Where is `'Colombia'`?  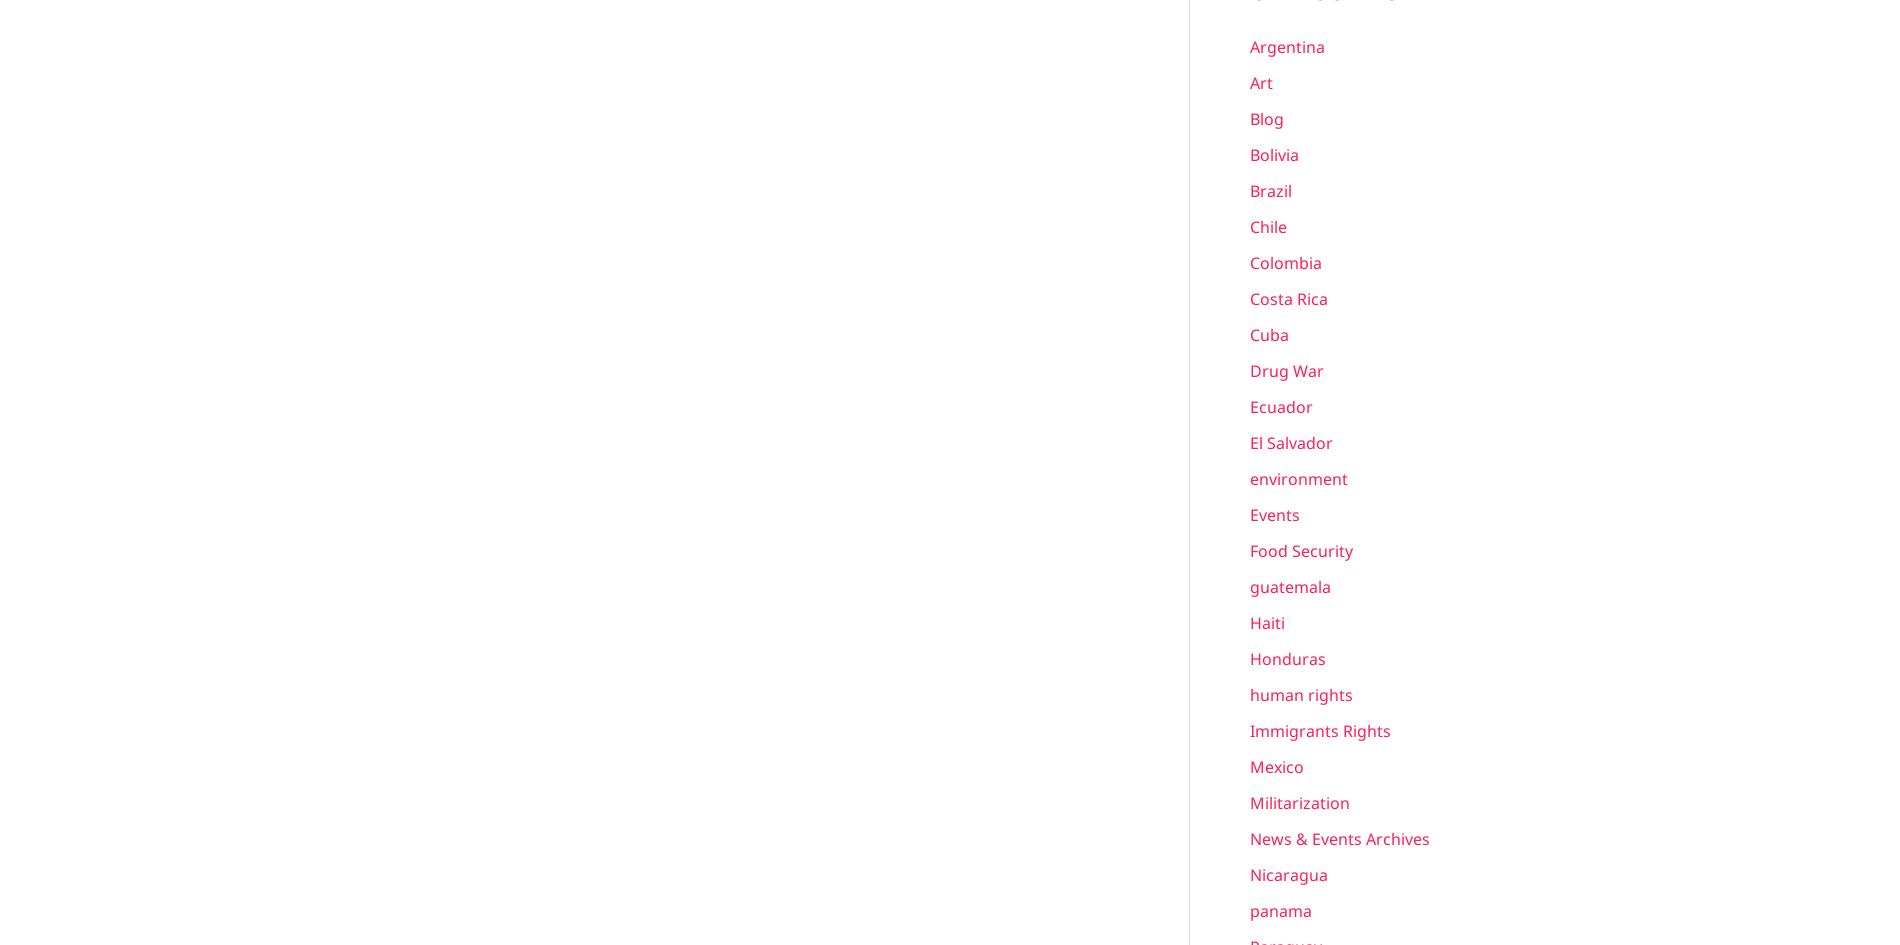
'Colombia' is located at coordinates (1284, 261).